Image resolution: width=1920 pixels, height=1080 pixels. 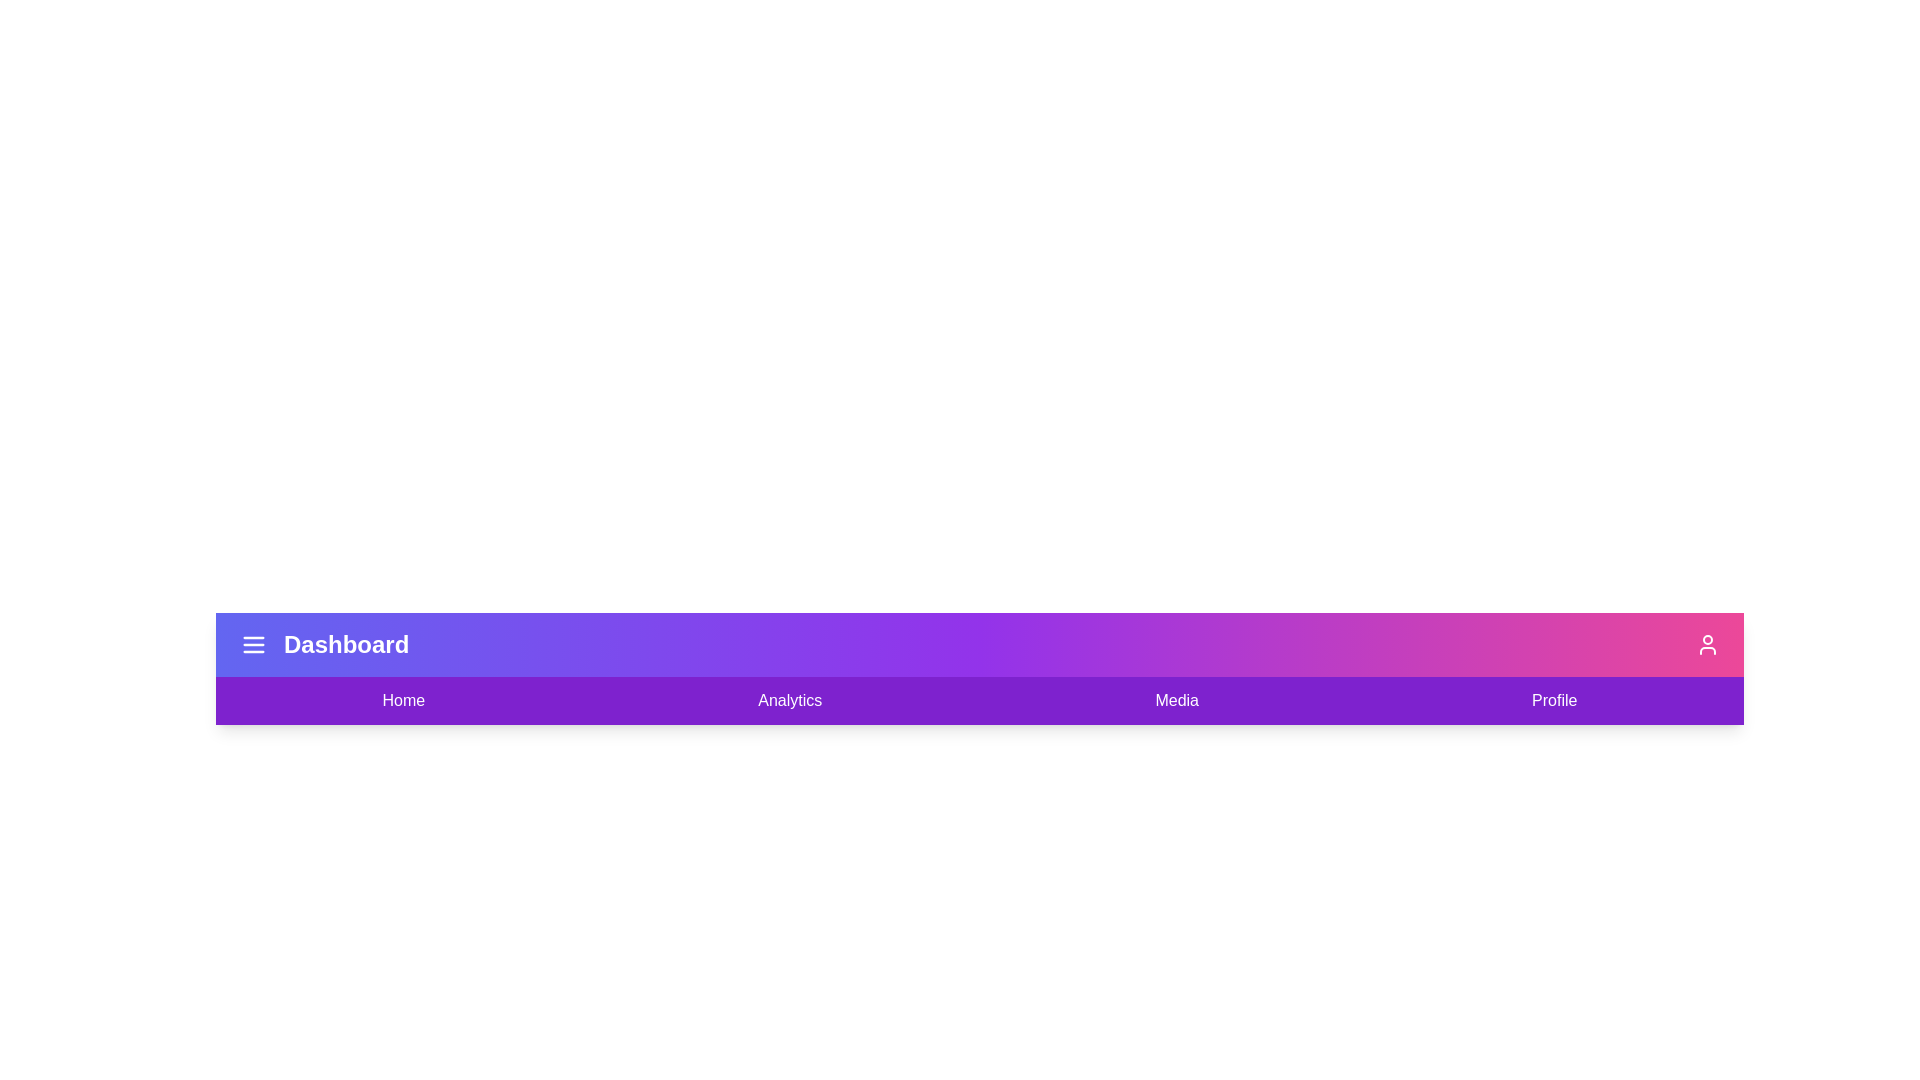 What do you see at coordinates (1553, 700) in the screenshot?
I see `the navigation link labeled Profile` at bounding box center [1553, 700].